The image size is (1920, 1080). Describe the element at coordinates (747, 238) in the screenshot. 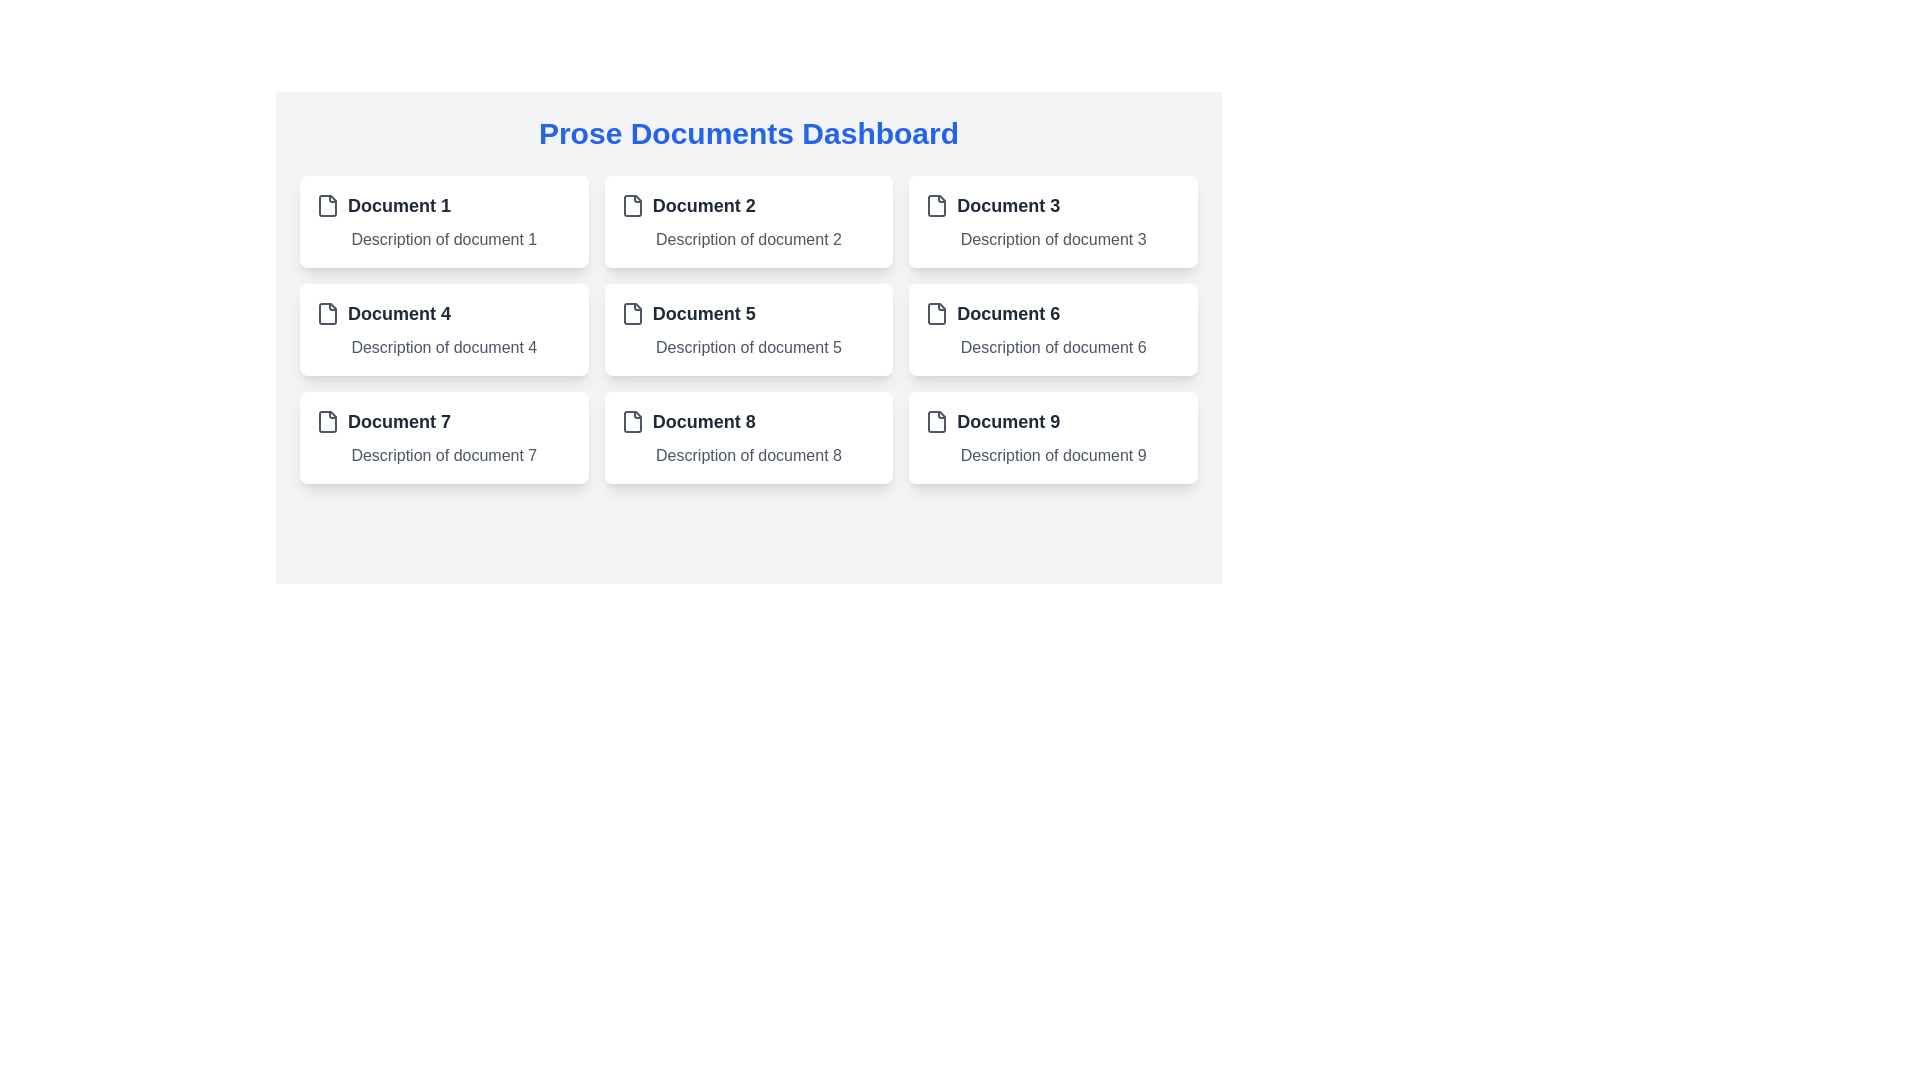

I see `the text label displaying 'Description of document 2', which is located beneath the main title 'Document 2' in the second box of the grid layout` at that location.